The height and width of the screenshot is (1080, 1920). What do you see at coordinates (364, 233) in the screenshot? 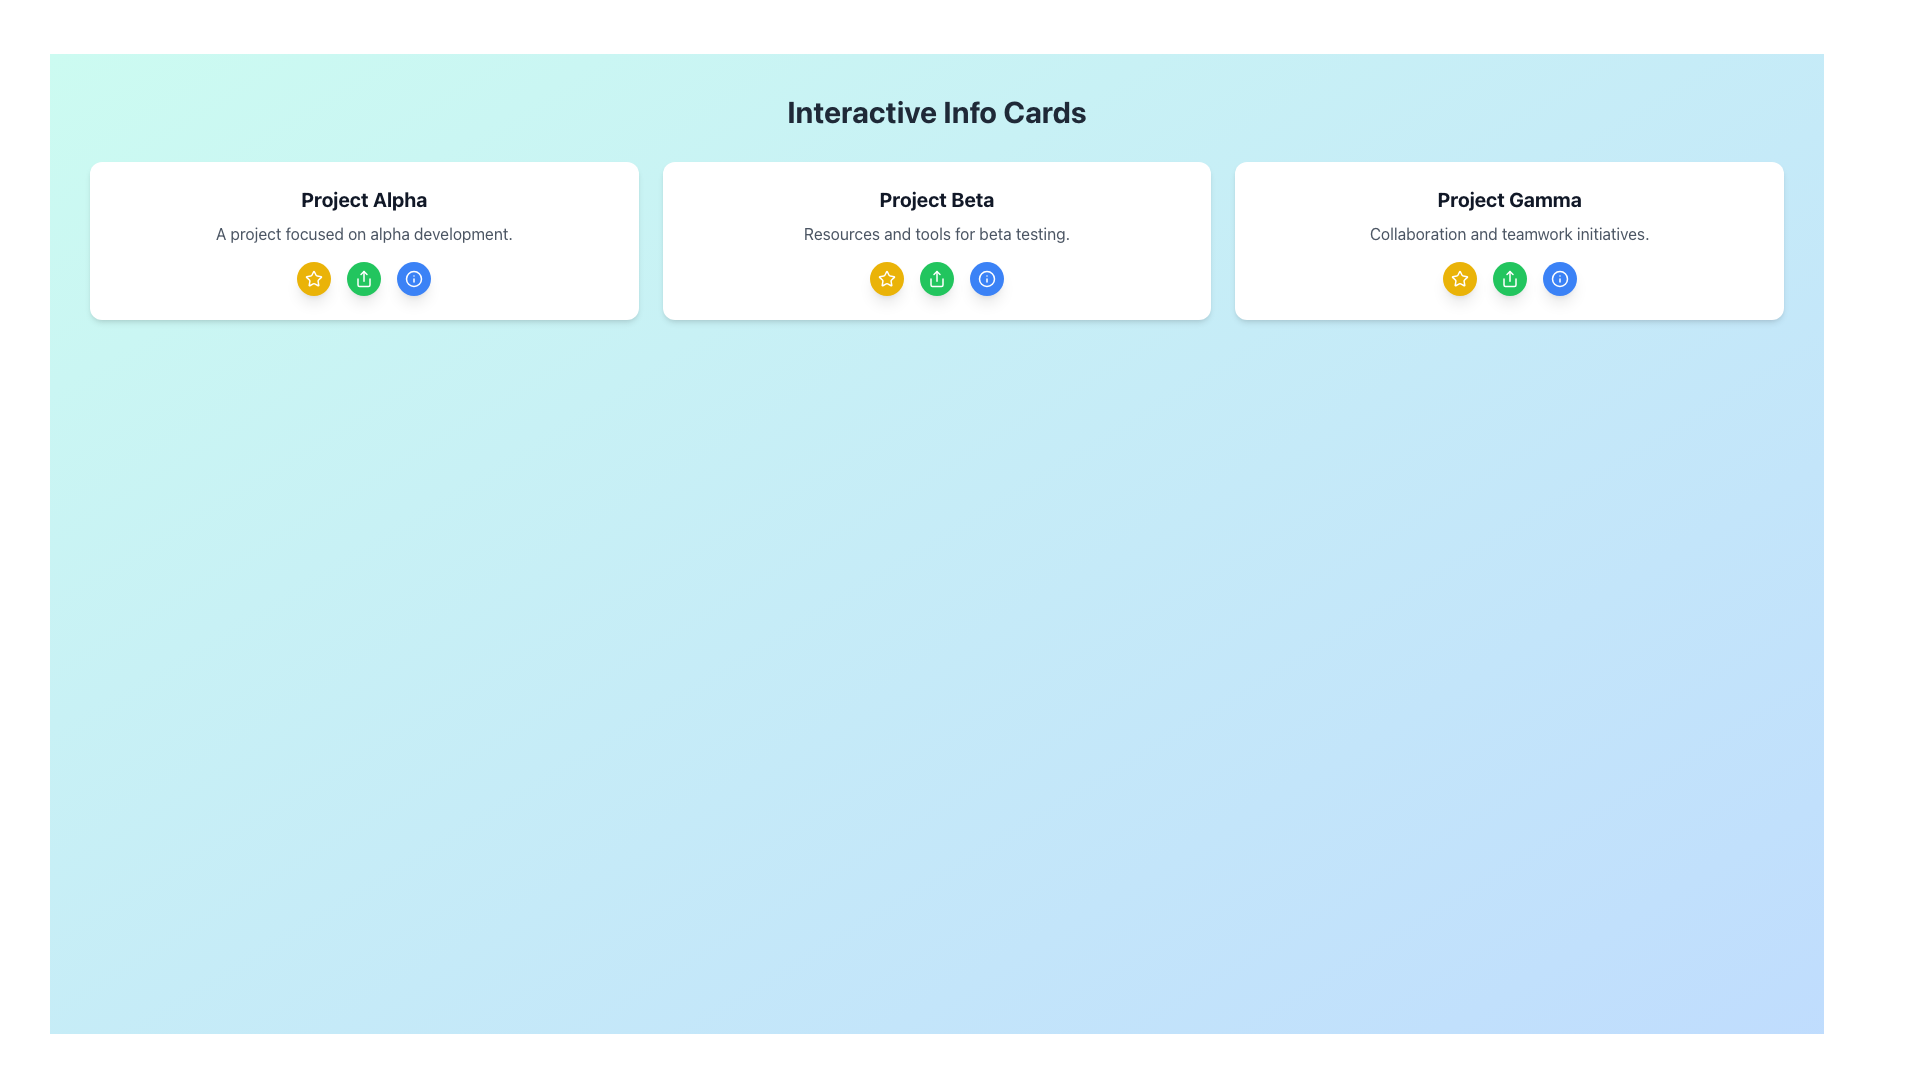
I see `text that states 'A project focused on alpha development.' located below the title 'Project Alpha' within the bordered card layout` at bounding box center [364, 233].